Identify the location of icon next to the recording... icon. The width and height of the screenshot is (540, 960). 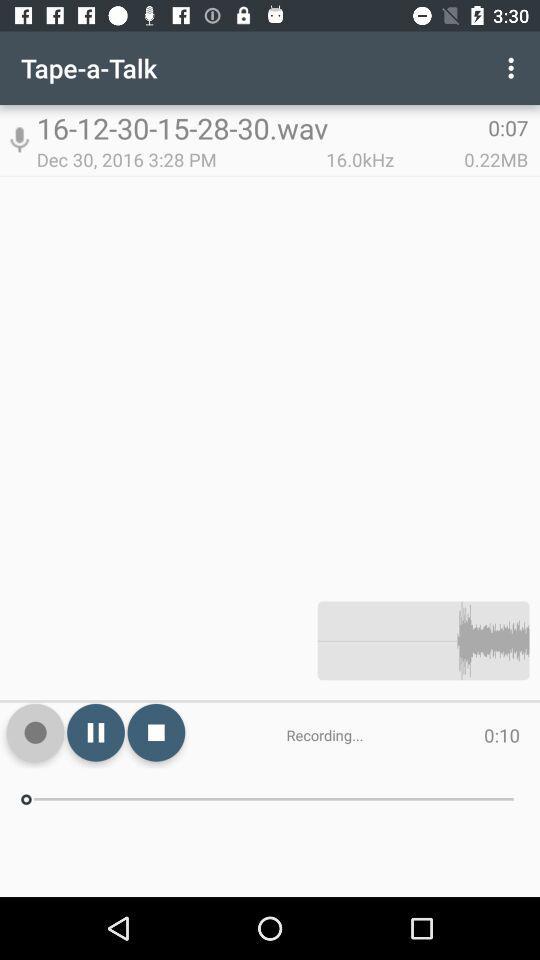
(155, 731).